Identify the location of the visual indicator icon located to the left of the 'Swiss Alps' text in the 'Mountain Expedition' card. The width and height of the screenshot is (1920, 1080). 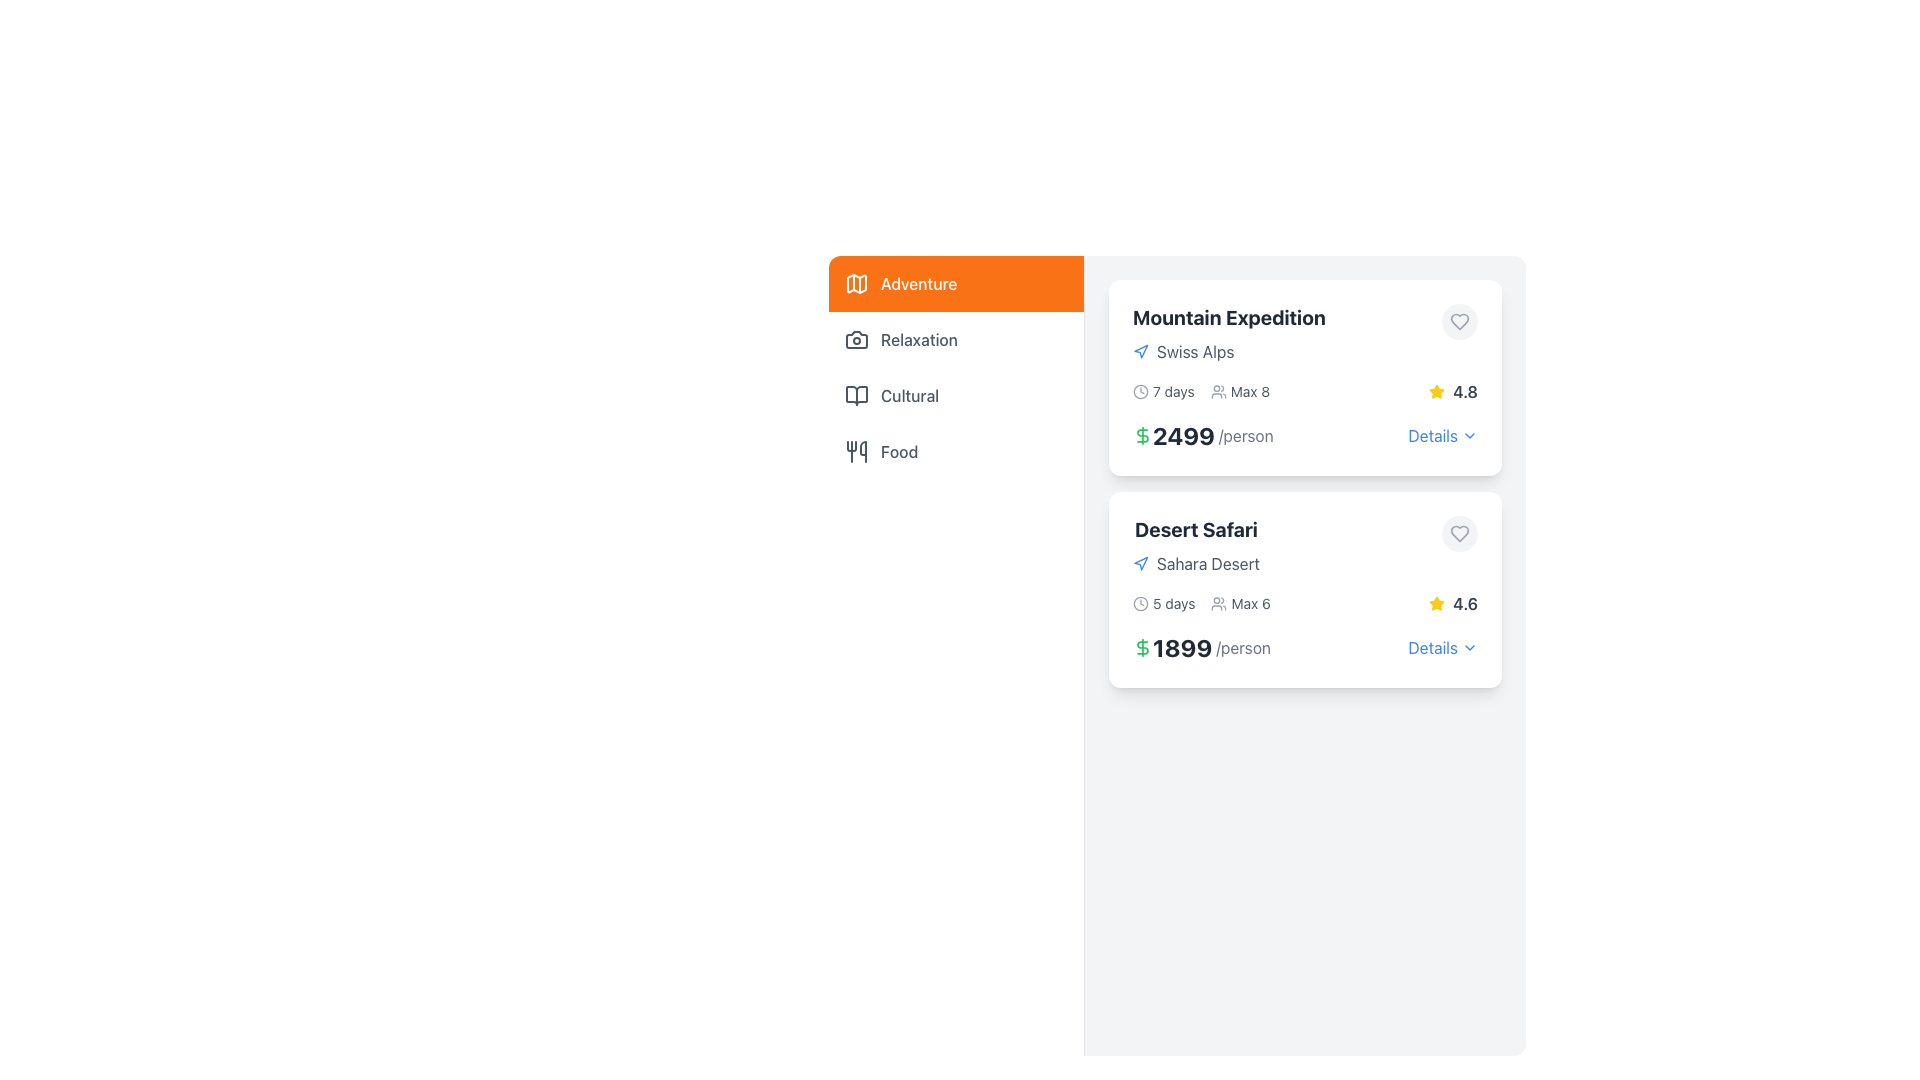
(1141, 350).